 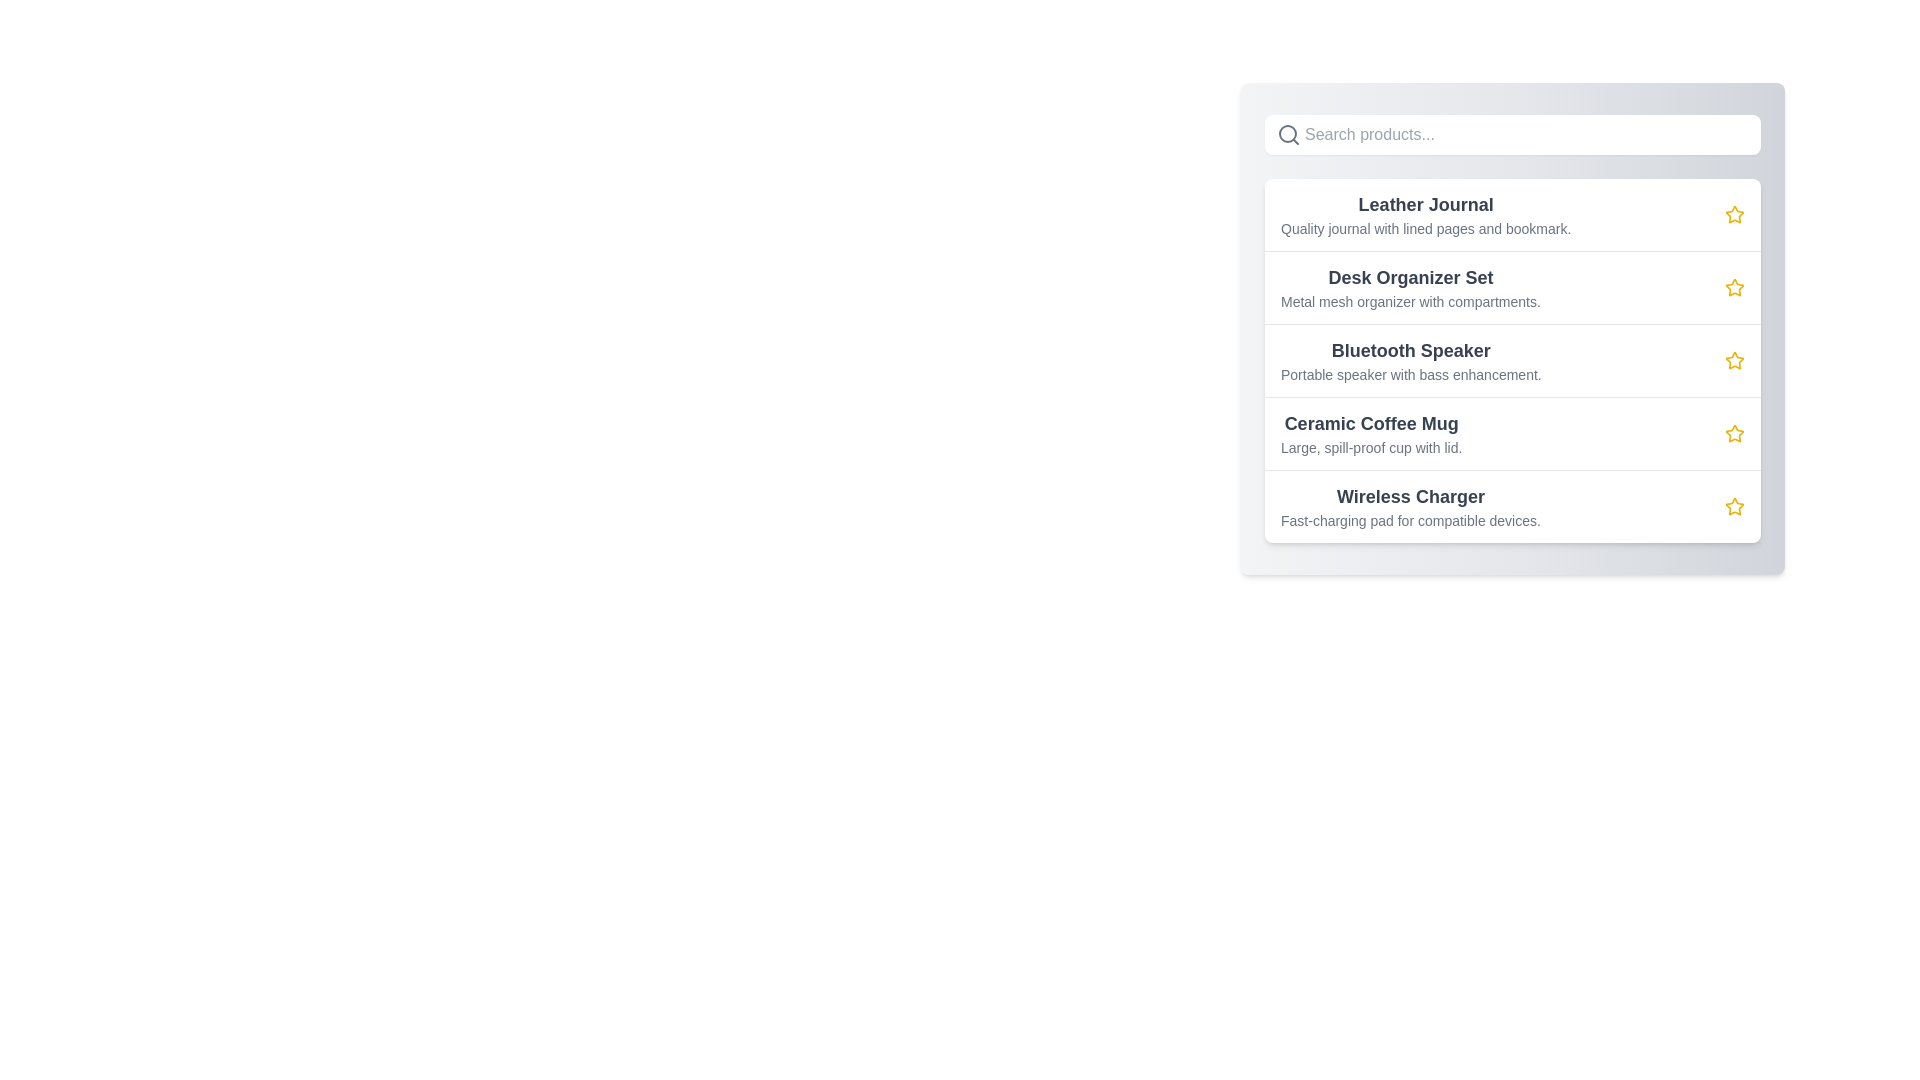 I want to click on the yellow star icon outlined with a thin border, which is the rightmost component of the third list item titled 'Bluetooth Speaker', so click(x=1733, y=361).